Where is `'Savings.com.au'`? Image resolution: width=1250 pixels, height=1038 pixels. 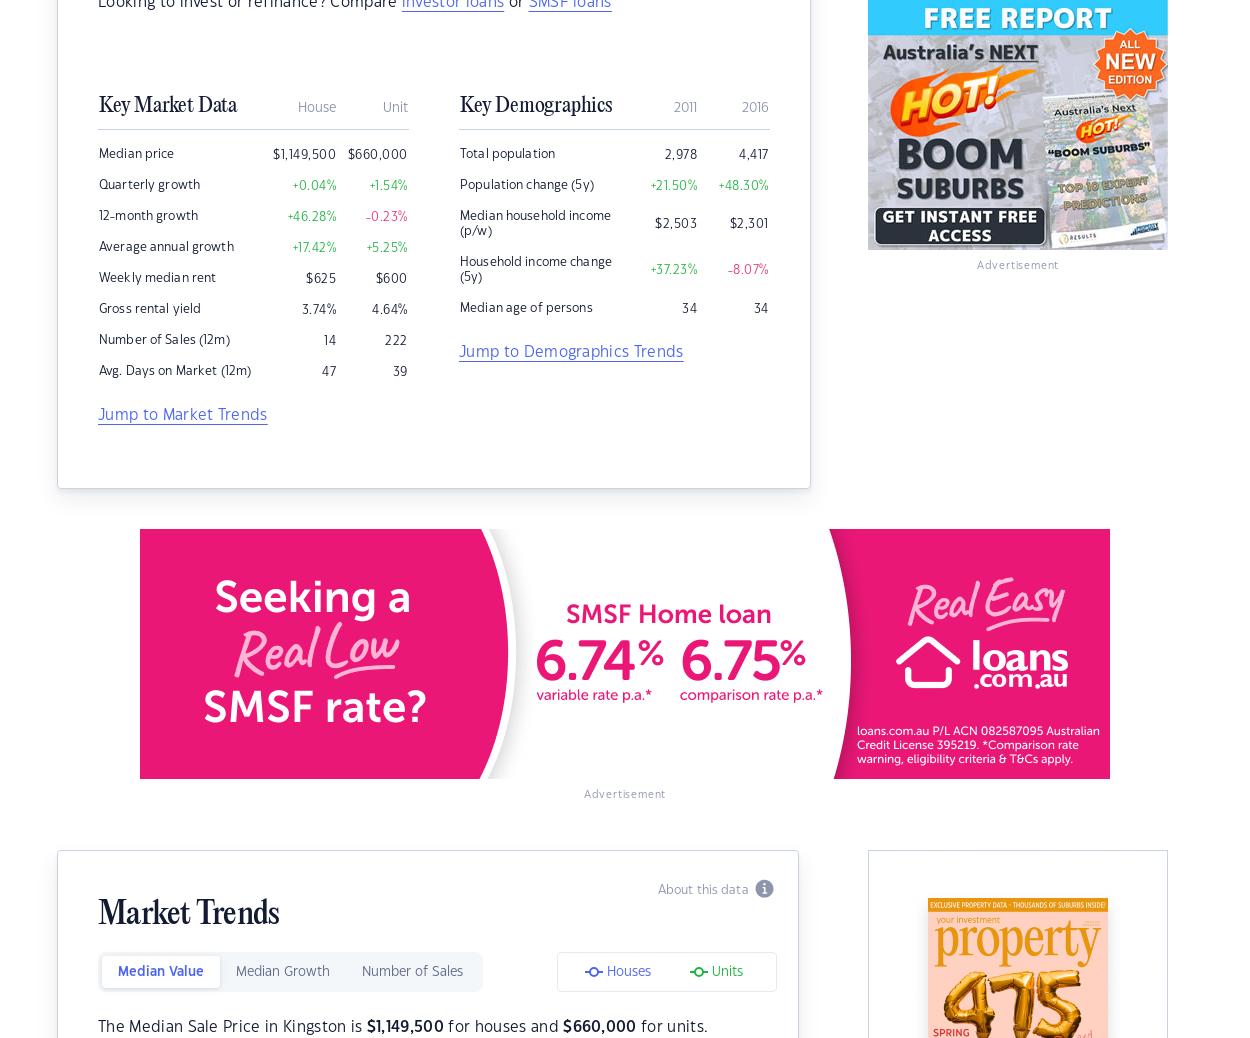 'Savings.com.au' is located at coordinates (276, 941).